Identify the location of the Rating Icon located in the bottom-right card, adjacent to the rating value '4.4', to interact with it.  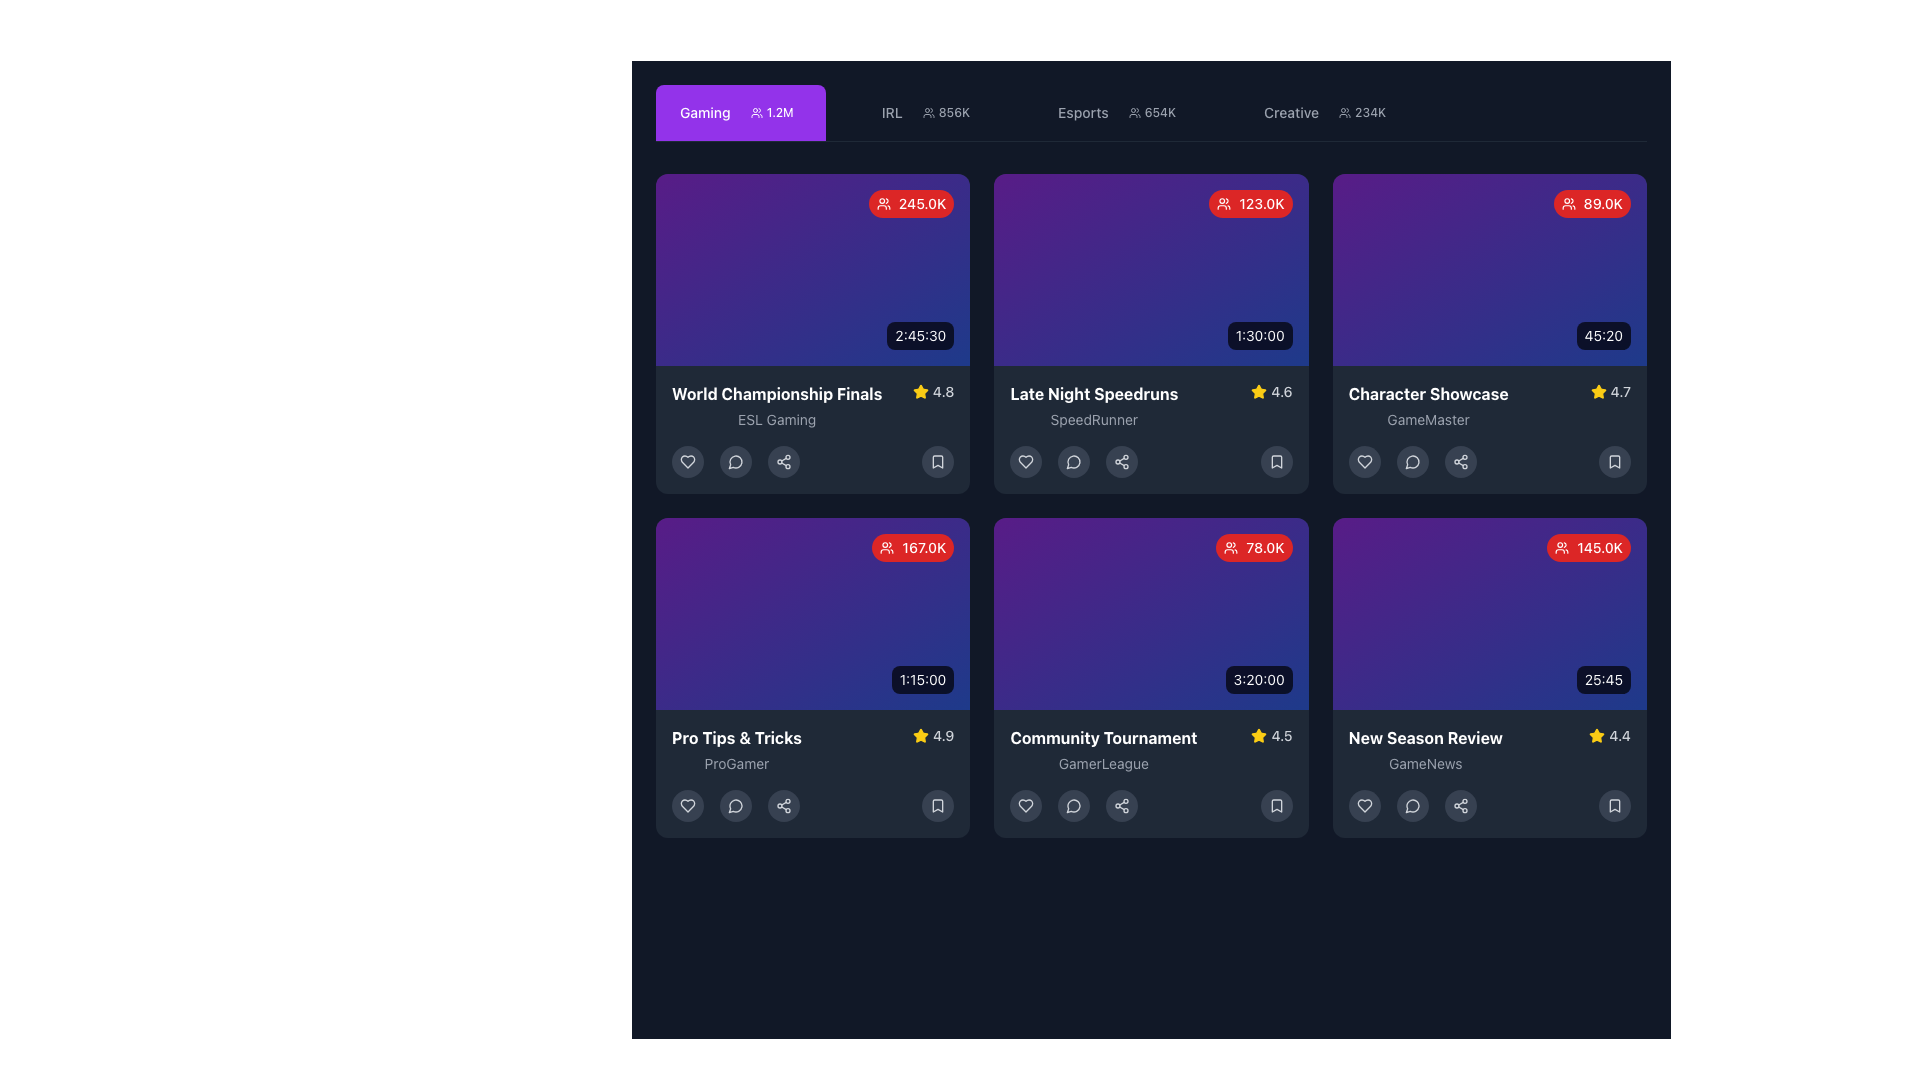
(1596, 735).